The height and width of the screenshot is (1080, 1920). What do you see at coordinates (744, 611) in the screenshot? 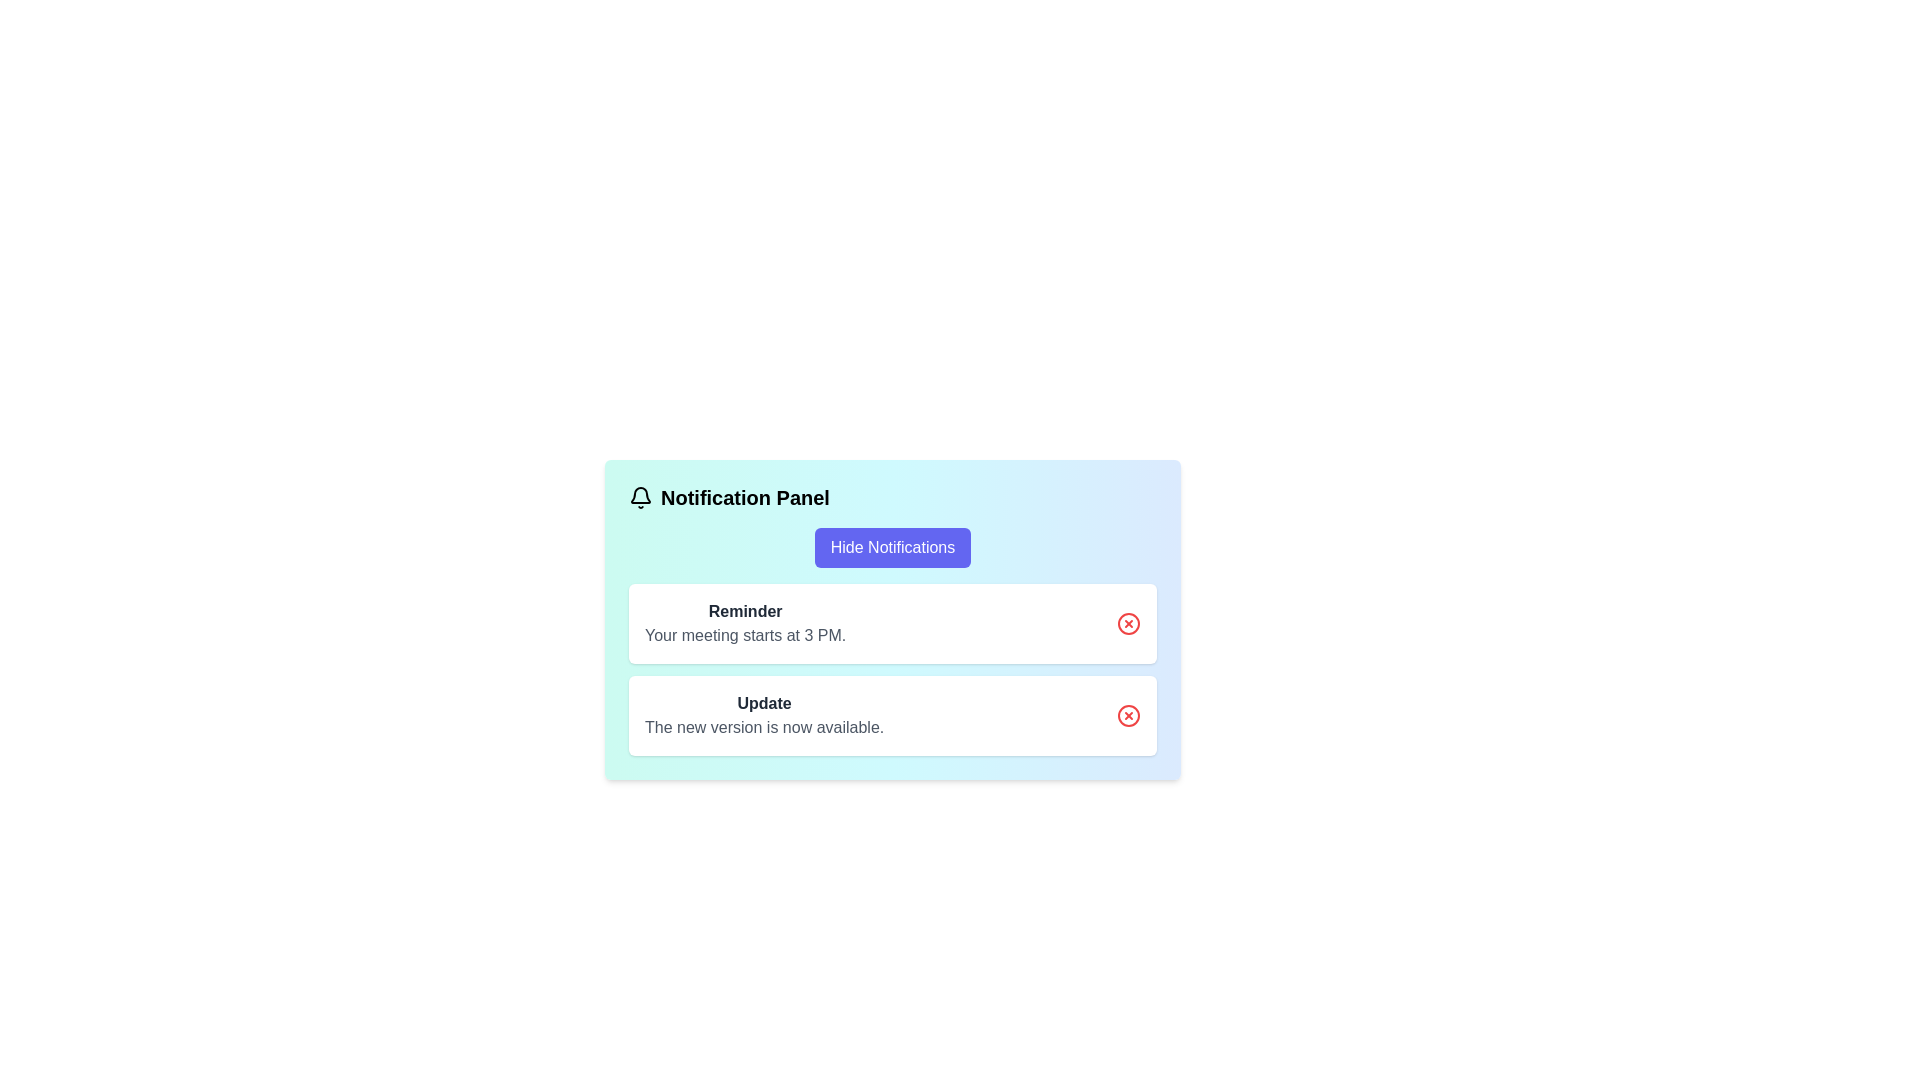
I see `the Text Label that serves as the title or heading for the notification card, located above the message 'Your meeting starts at 3 PM.'` at bounding box center [744, 611].